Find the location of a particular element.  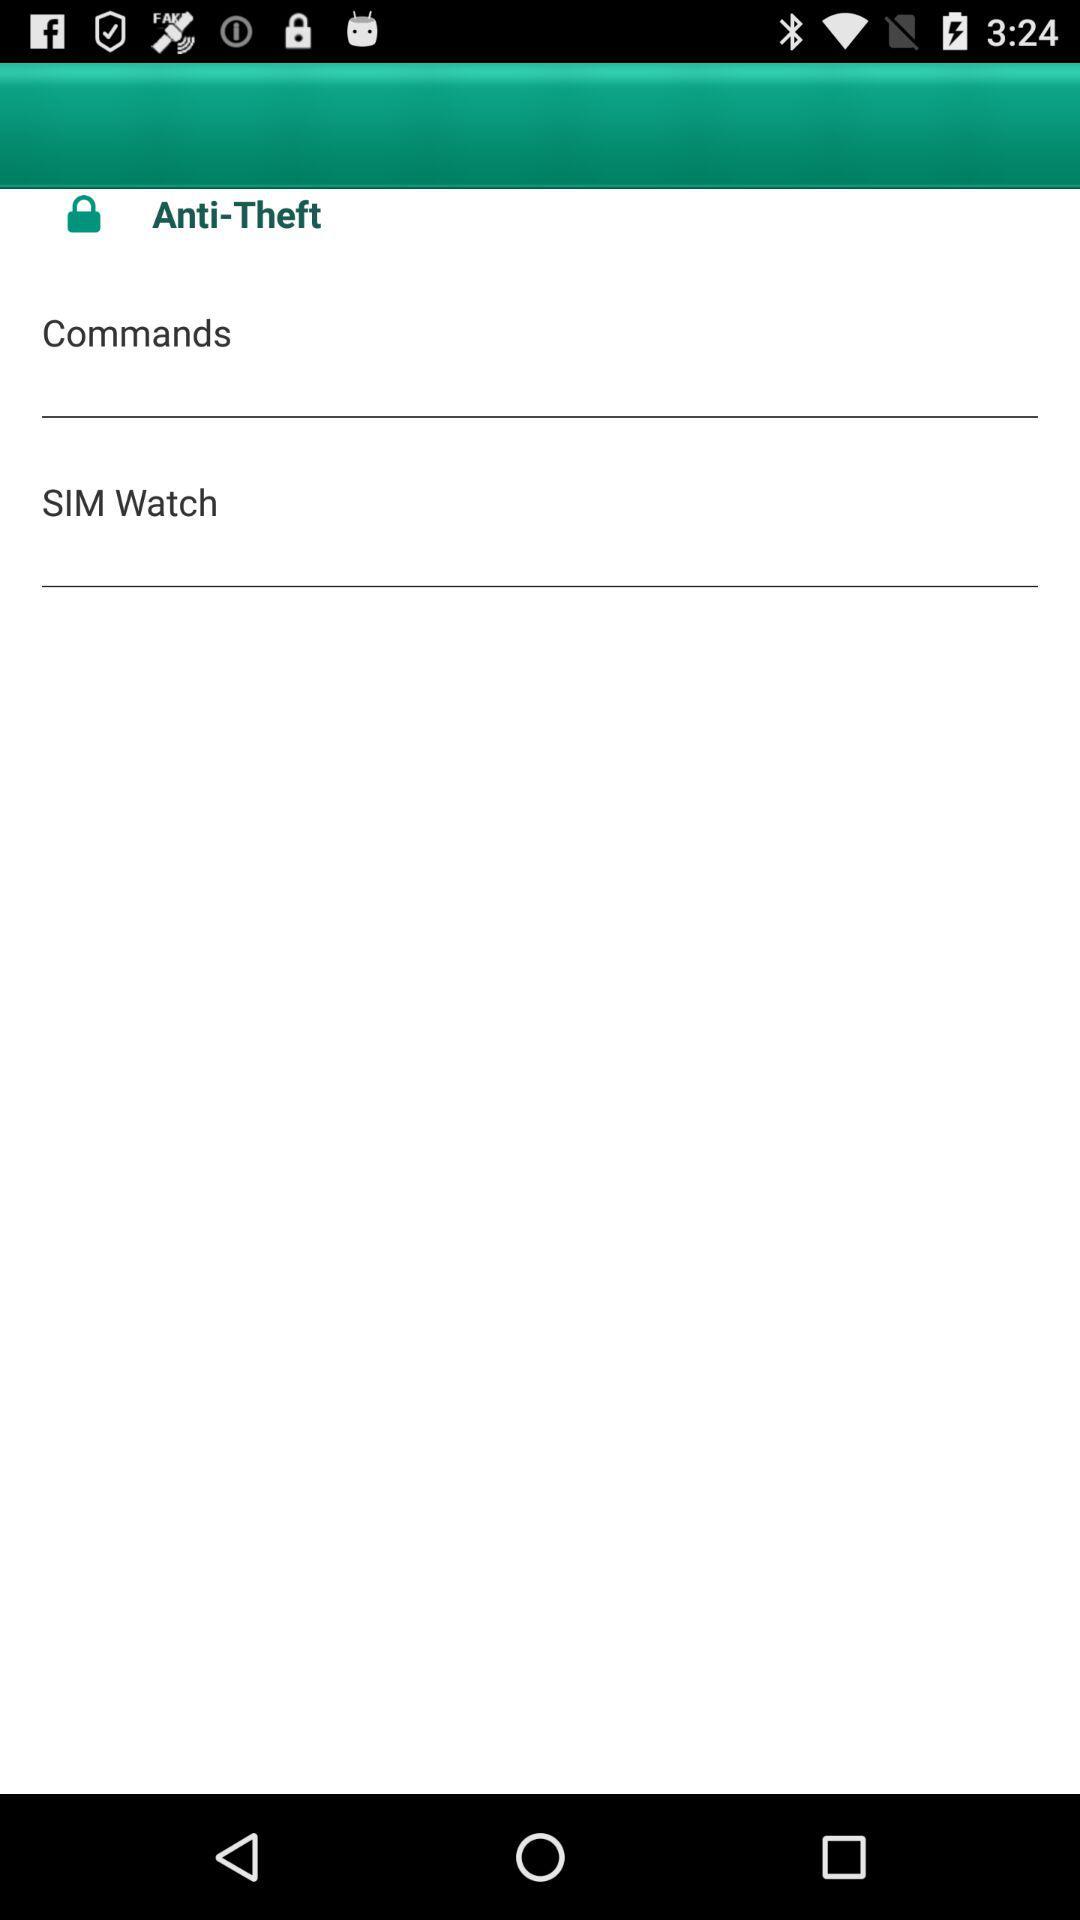

icon to the left of the anti-theft icon is located at coordinates (83, 213).